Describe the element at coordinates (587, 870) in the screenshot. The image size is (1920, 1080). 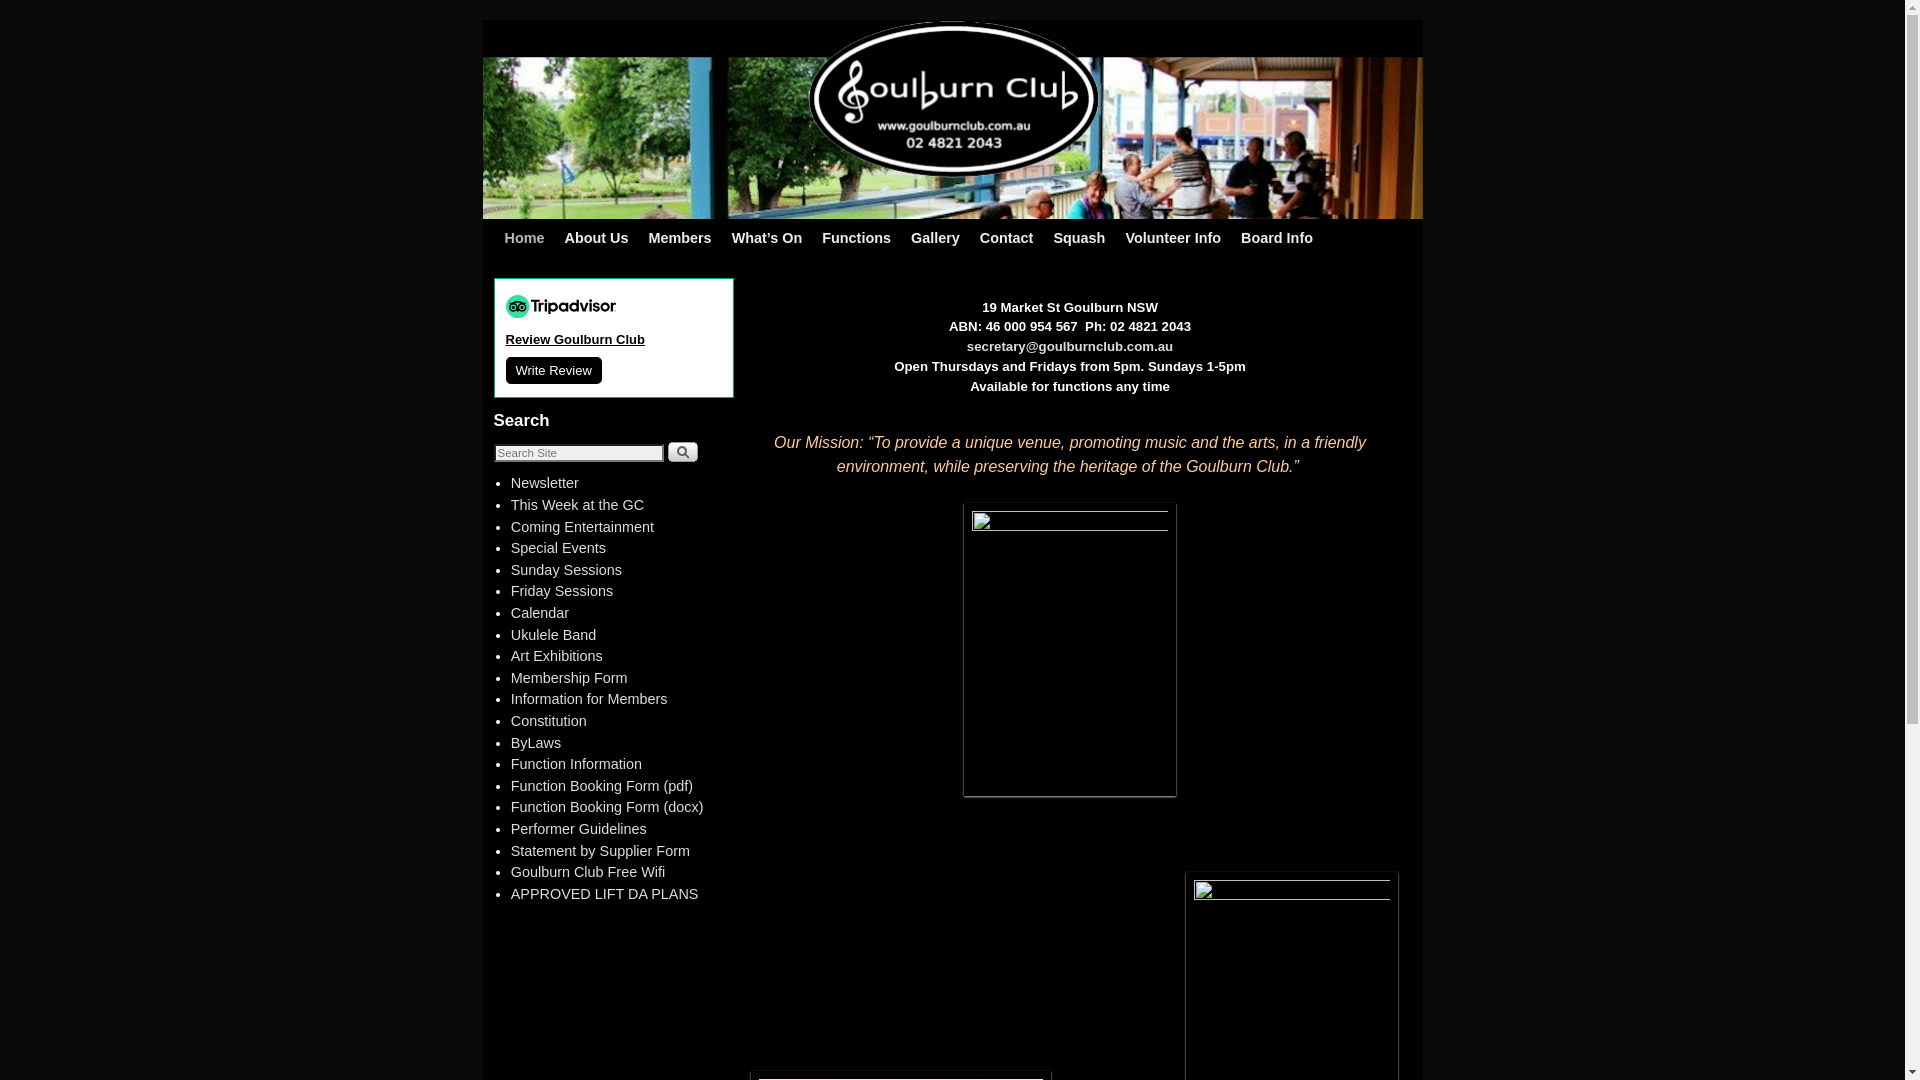
I see `'Goulburn Club Free Wifi'` at that location.